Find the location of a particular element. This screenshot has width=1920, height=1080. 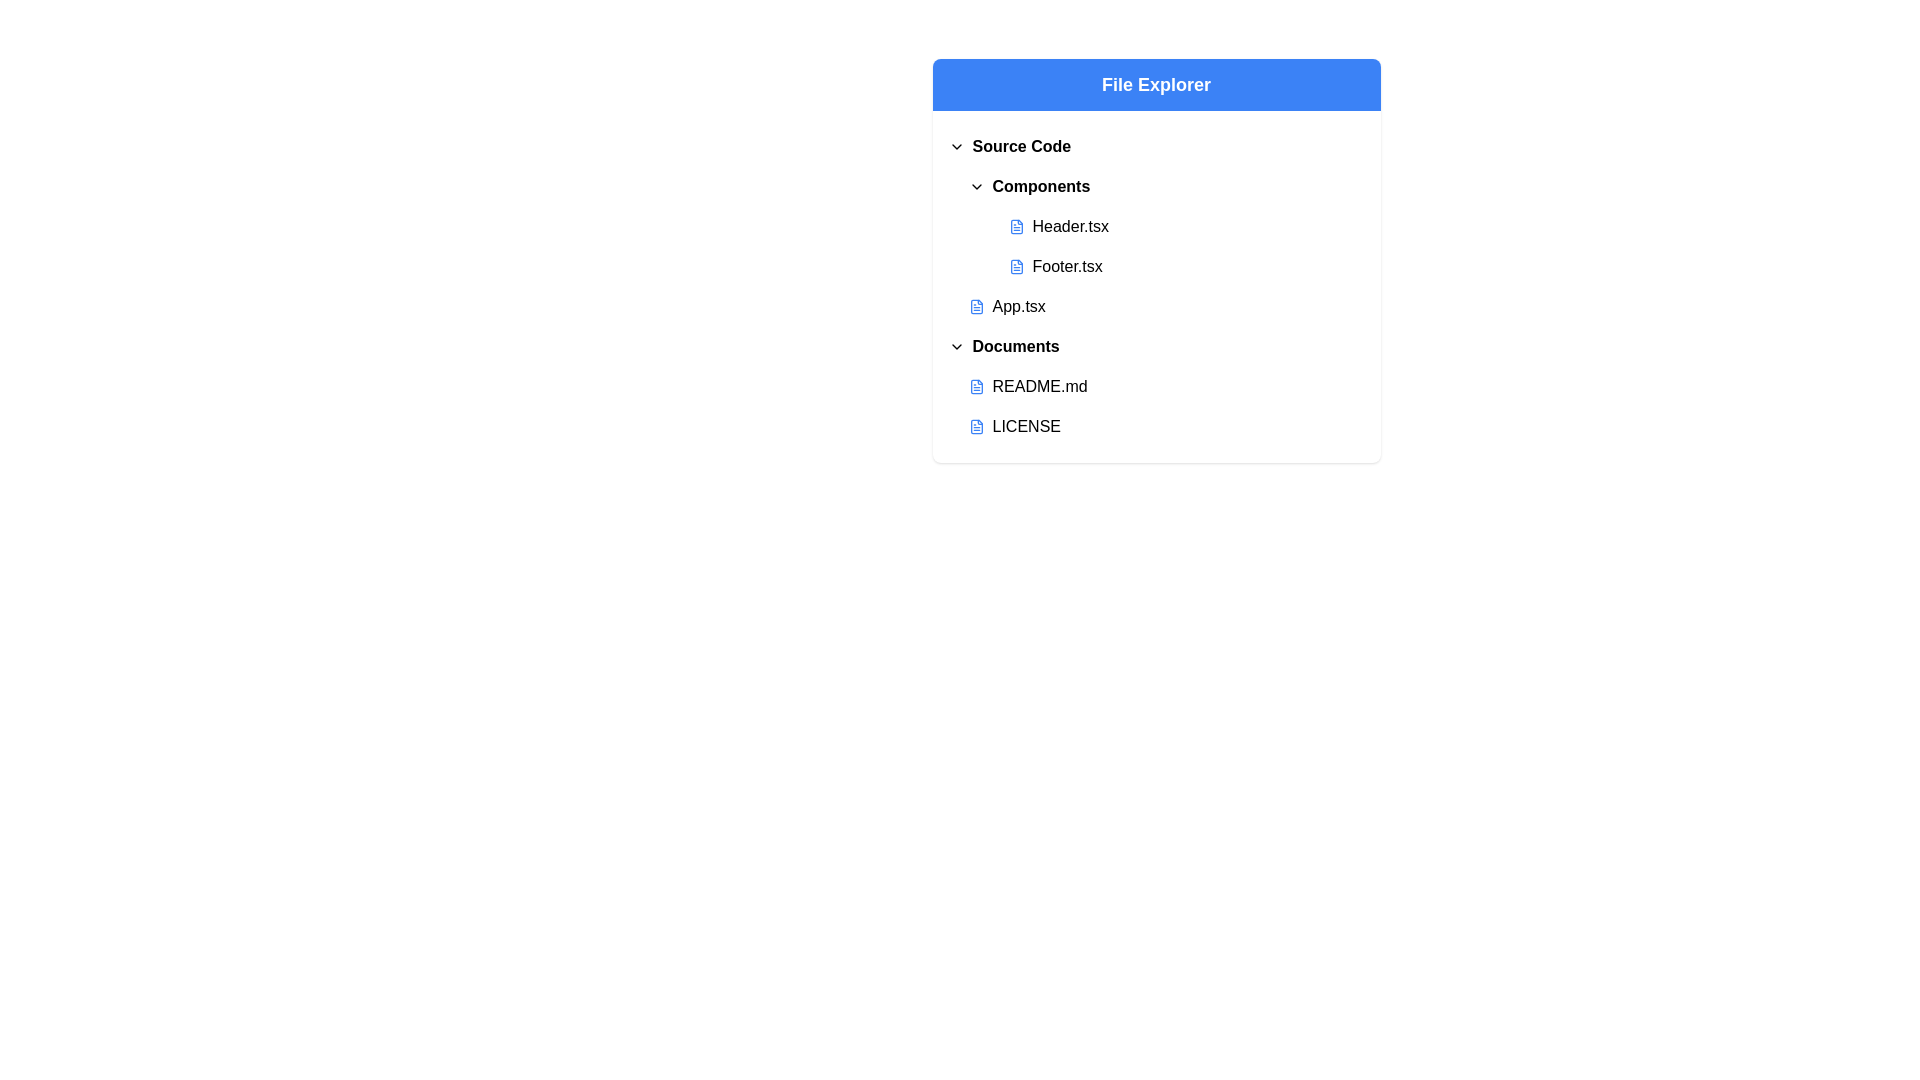

the text label representing the file 'App.tsx' in the file explorer is located at coordinates (1019, 307).